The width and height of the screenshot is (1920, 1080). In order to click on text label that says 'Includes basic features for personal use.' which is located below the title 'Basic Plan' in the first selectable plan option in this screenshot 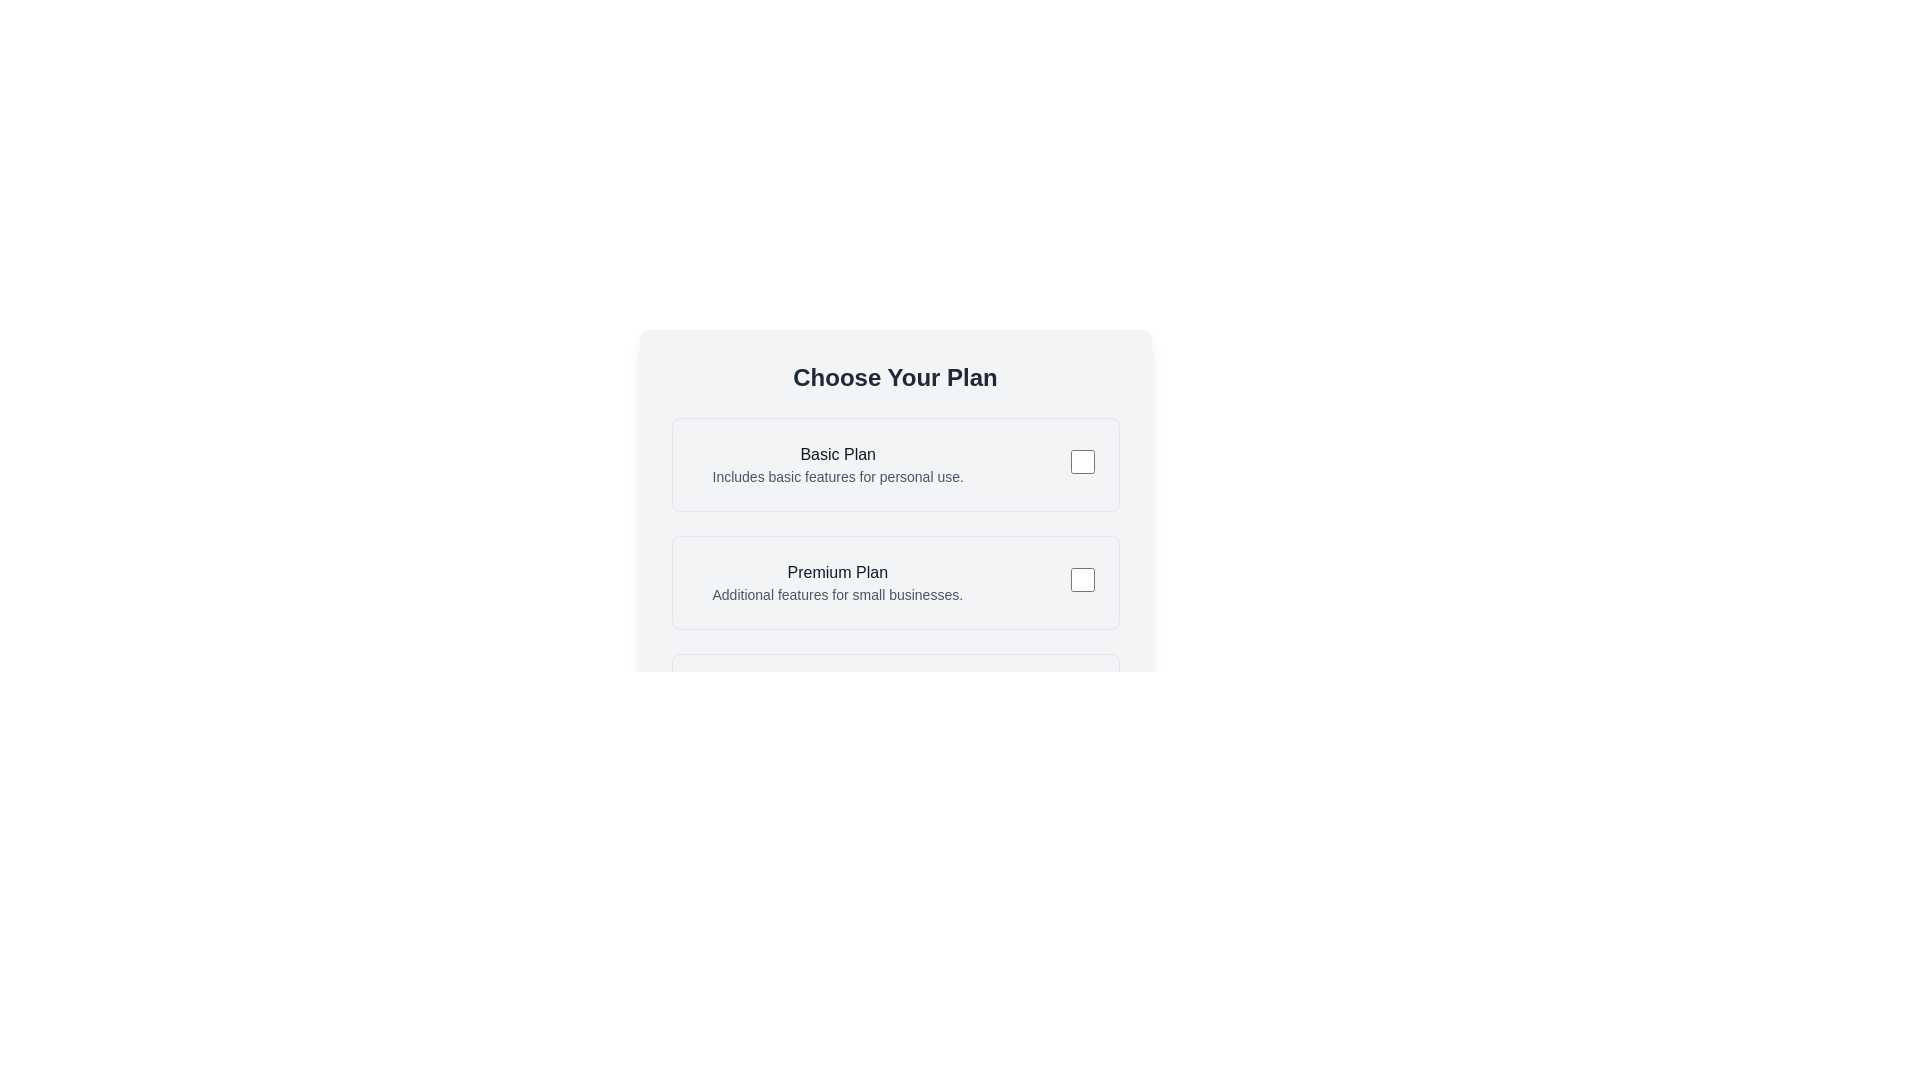, I will do `click(838, 477)`.